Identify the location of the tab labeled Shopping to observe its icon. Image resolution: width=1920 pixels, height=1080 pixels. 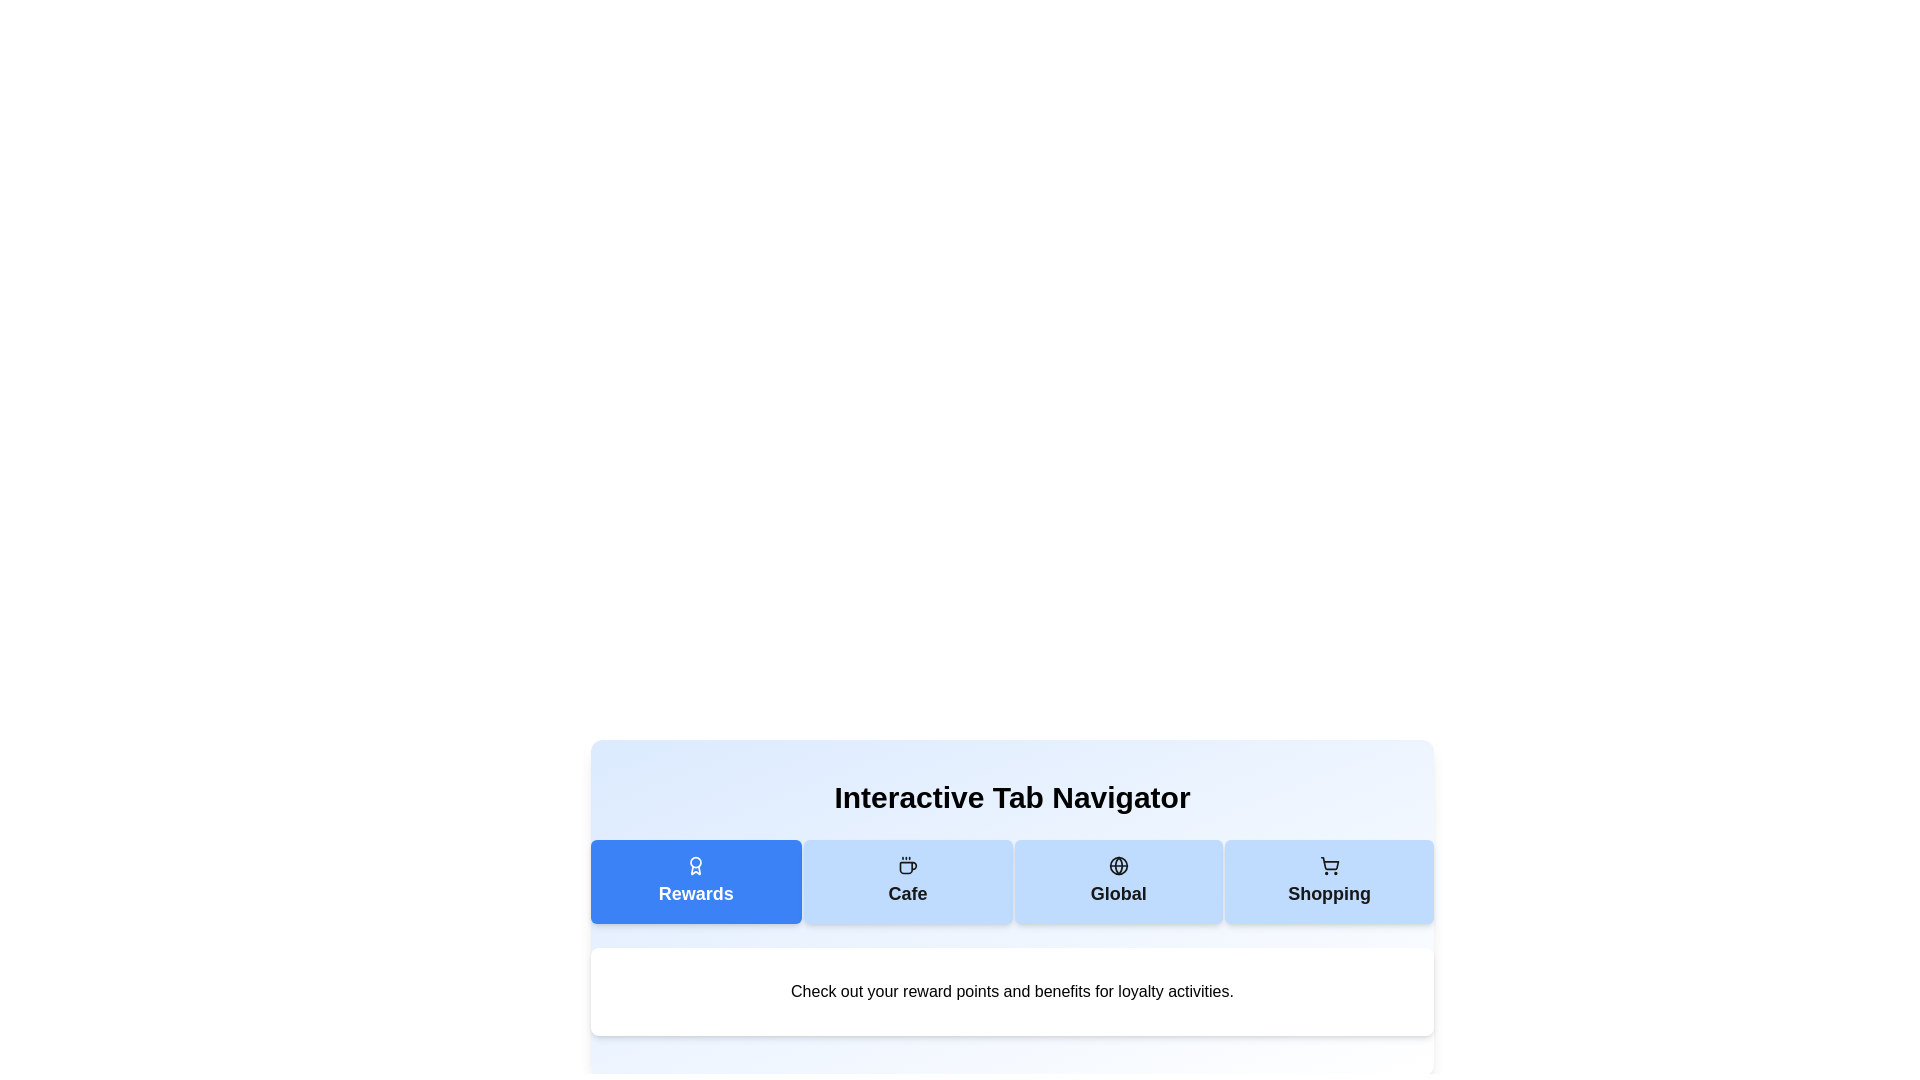
(1329, 881).